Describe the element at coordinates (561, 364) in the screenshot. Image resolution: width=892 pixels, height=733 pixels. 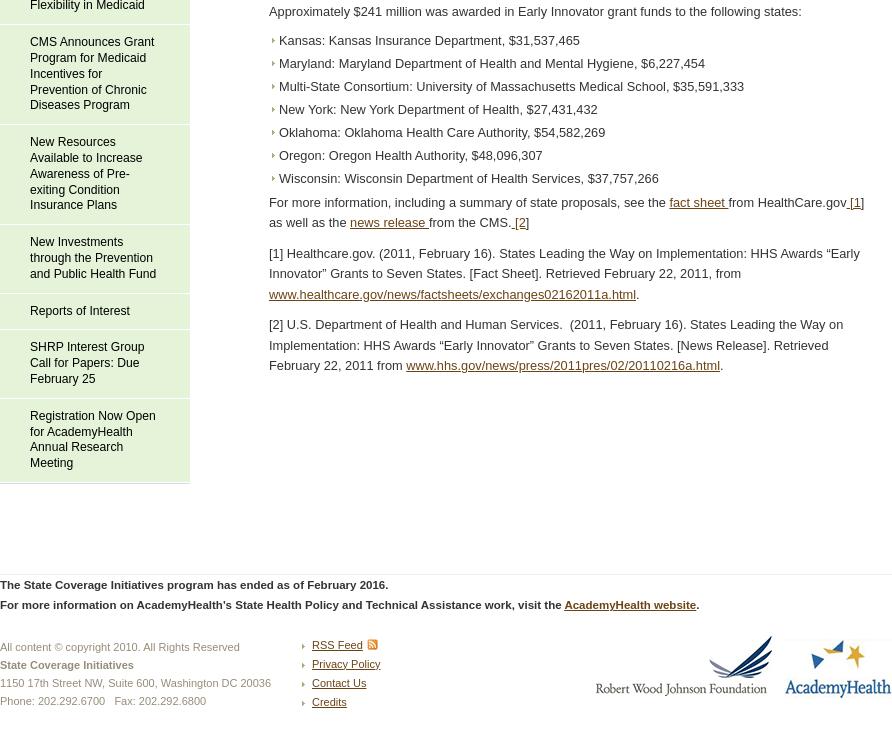
I see `'www.hhs.gov/news/press/2011pres/02/20110216a.html'` at that location.